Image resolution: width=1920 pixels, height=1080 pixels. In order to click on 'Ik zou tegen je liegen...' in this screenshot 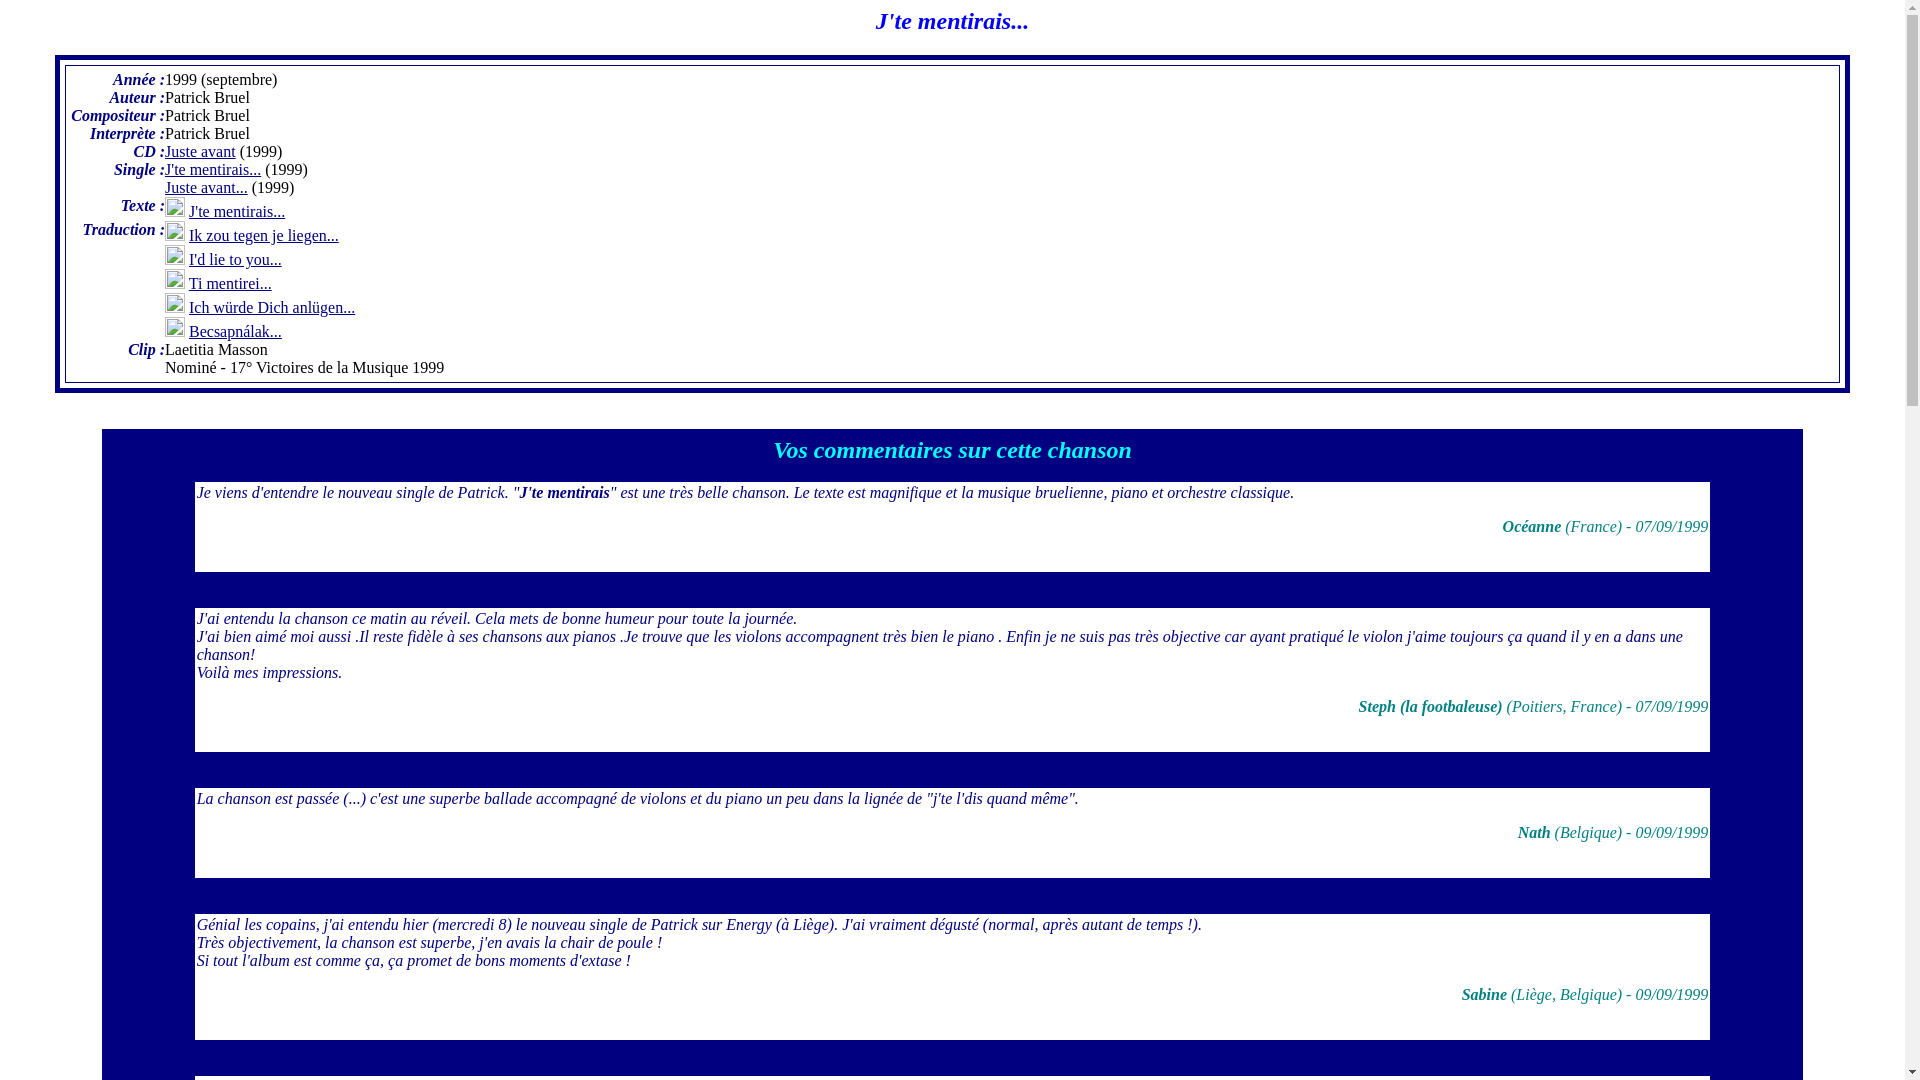, I will do `click(188, 234)`.